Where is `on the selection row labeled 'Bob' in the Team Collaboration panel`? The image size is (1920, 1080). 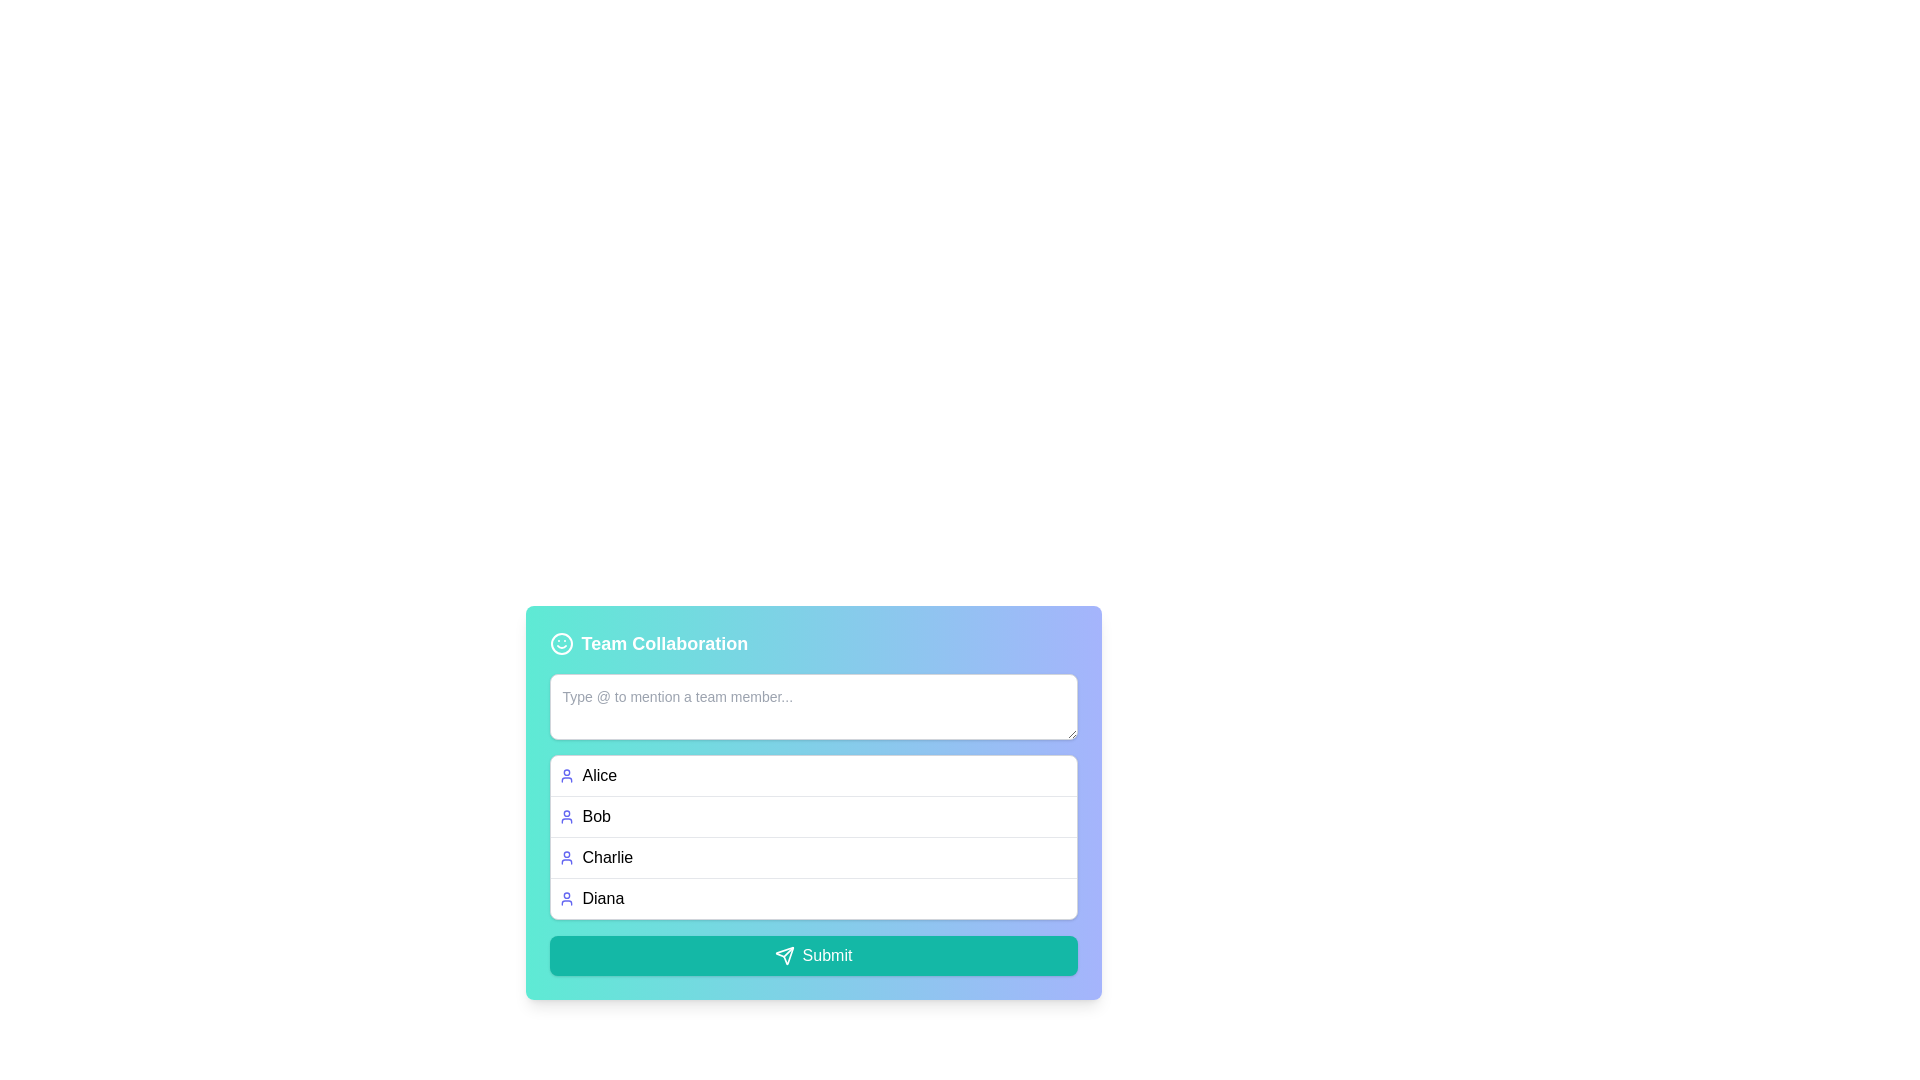 on the selection row labeled 'Bob' in the Team Collaboration panel is located at coordinates (813, 811).